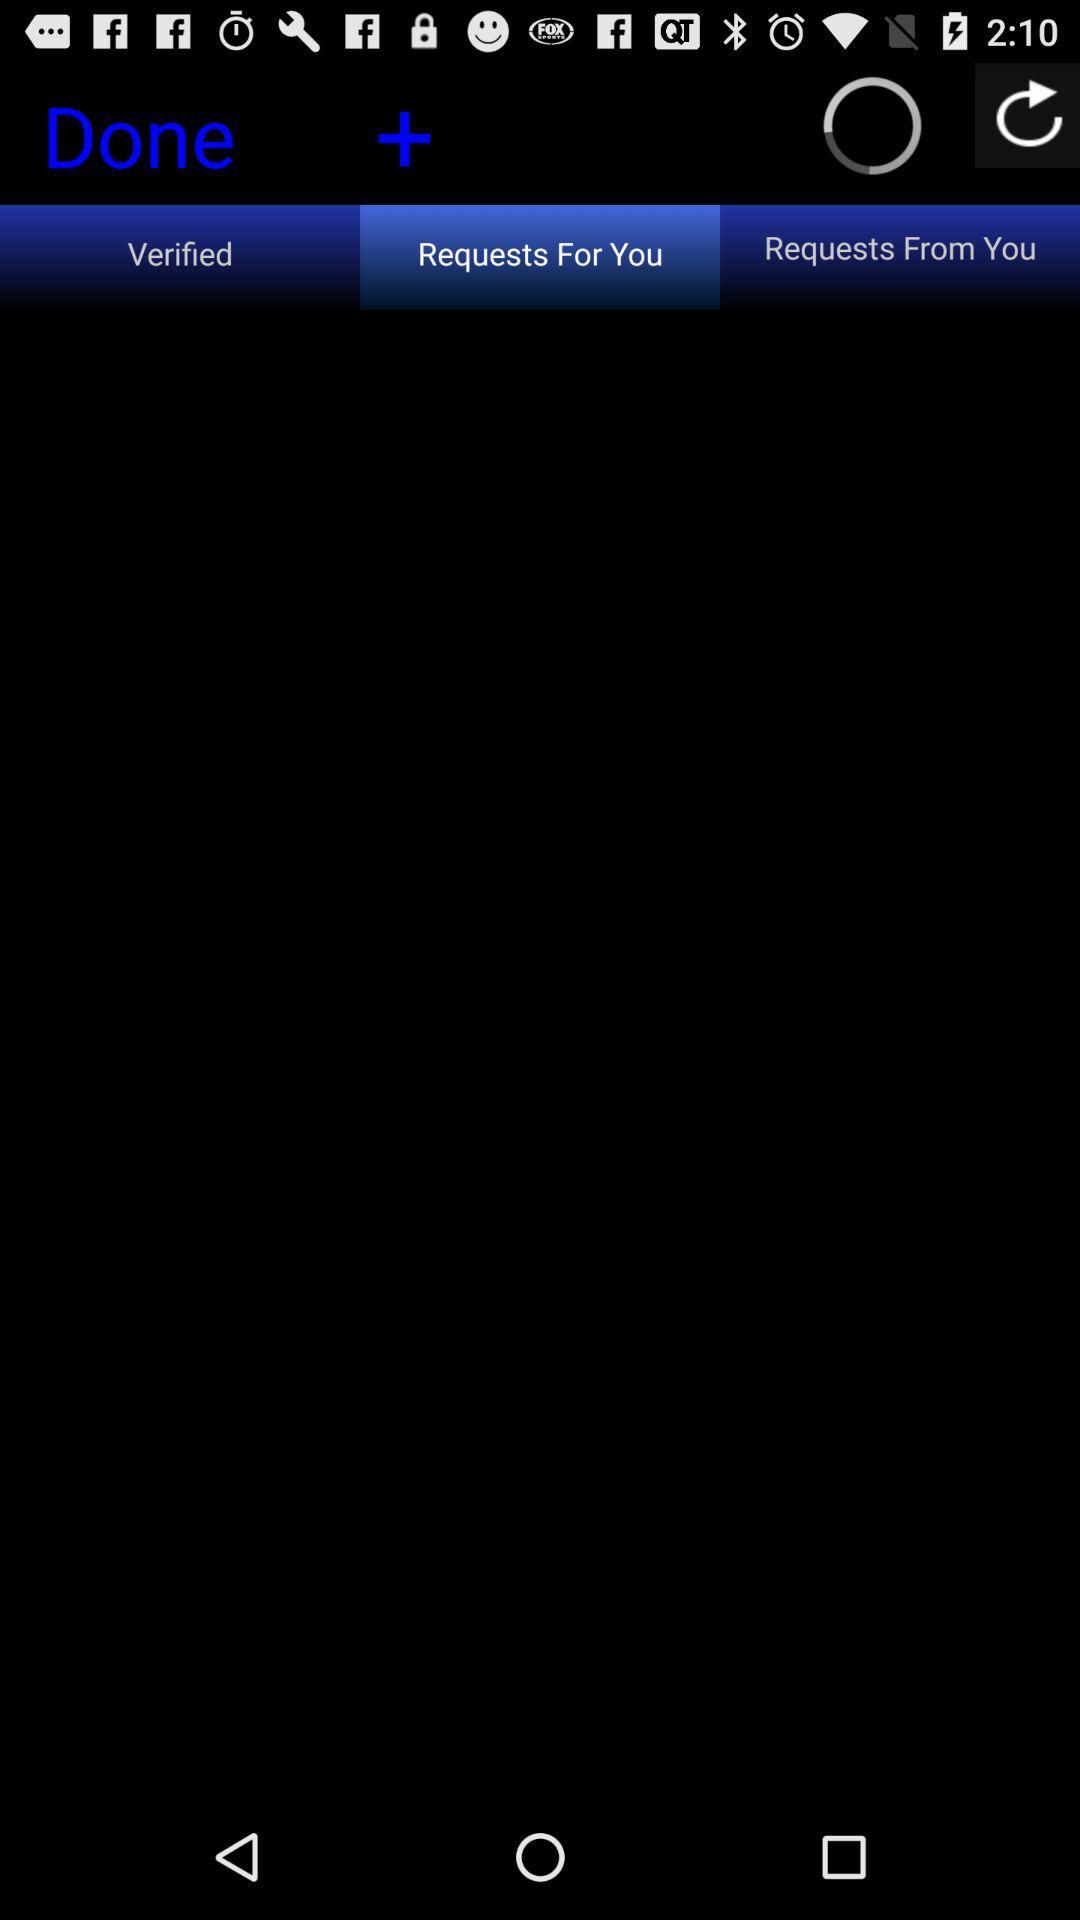 The width and height of the screenshot is (1080, 1920). What do you see at coordinates (404, 131) in the screenshot?
I see `the icon to the left of the requests from you icon` at bounding box center [404, 131].